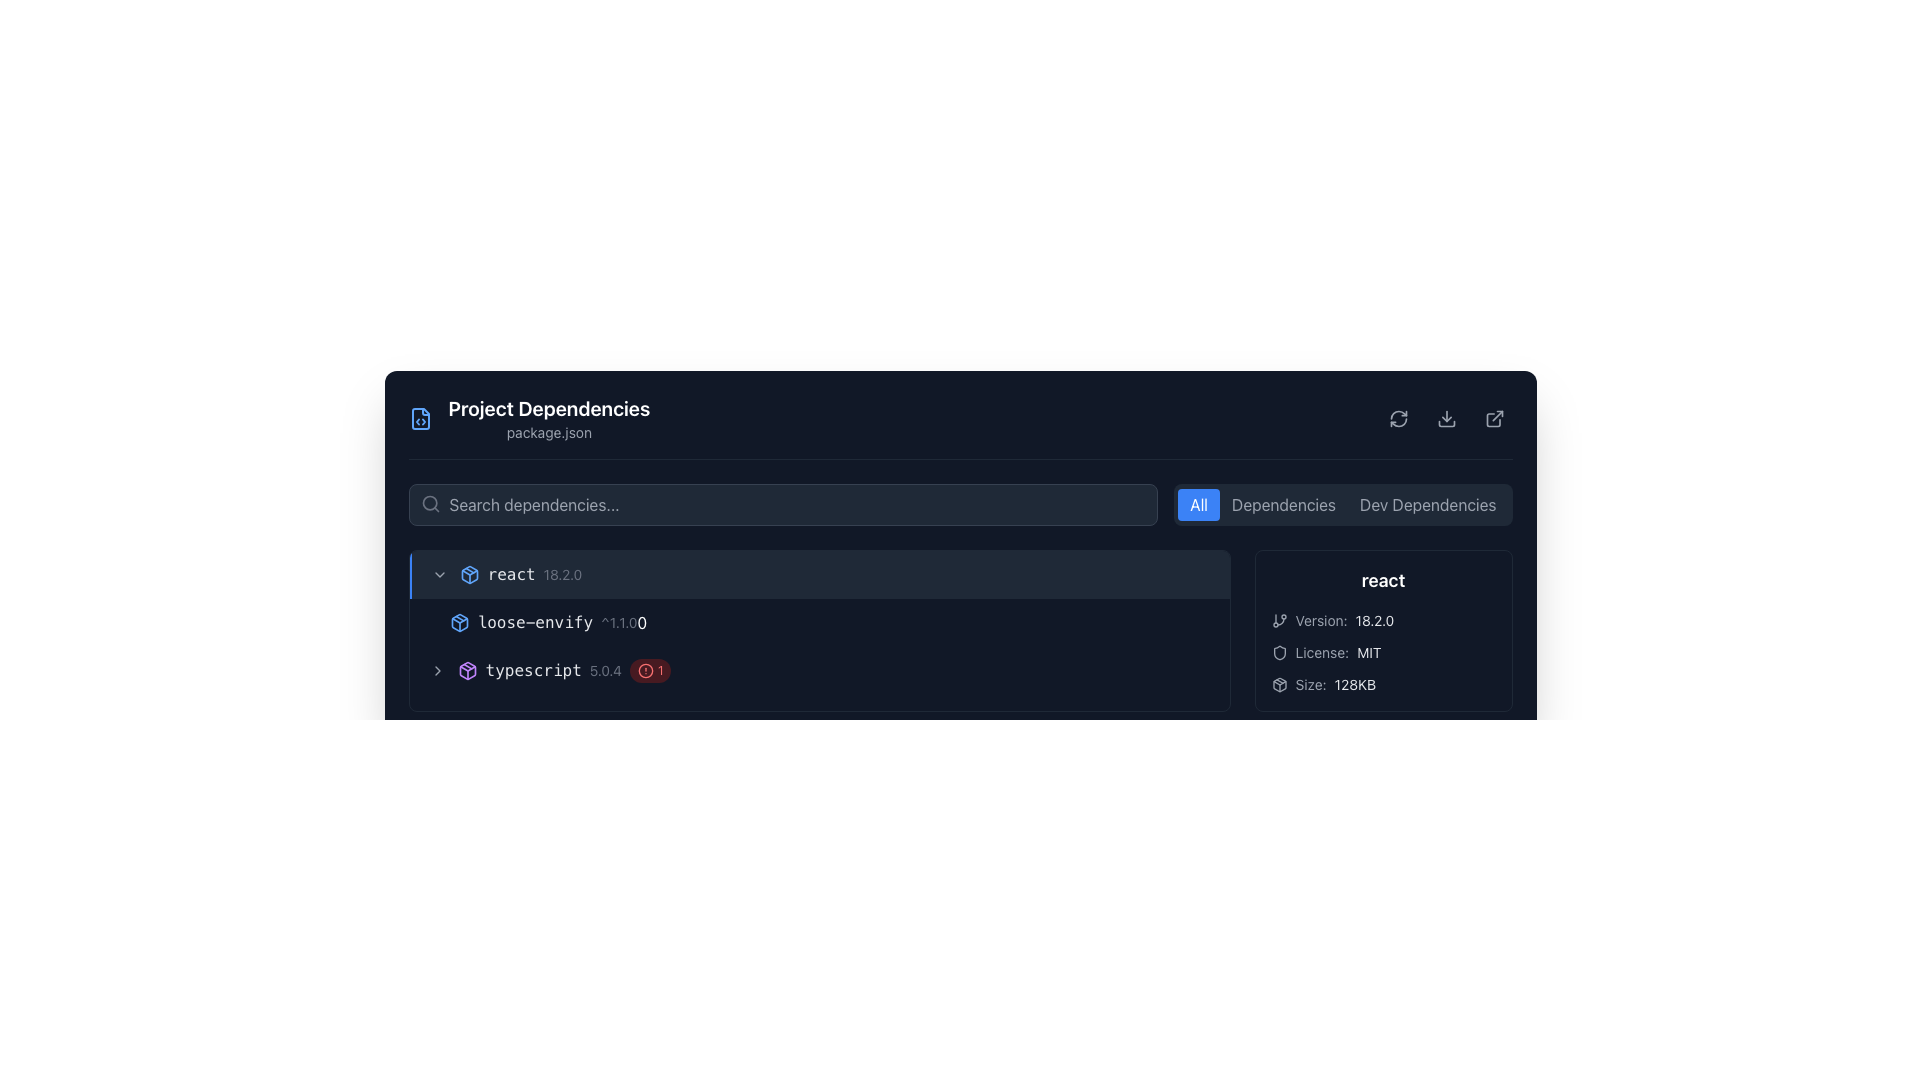 This screenshot has width=1920, height=1080. I want to click on the second text component displaying 'react 18.2.0', so click(561, 574).